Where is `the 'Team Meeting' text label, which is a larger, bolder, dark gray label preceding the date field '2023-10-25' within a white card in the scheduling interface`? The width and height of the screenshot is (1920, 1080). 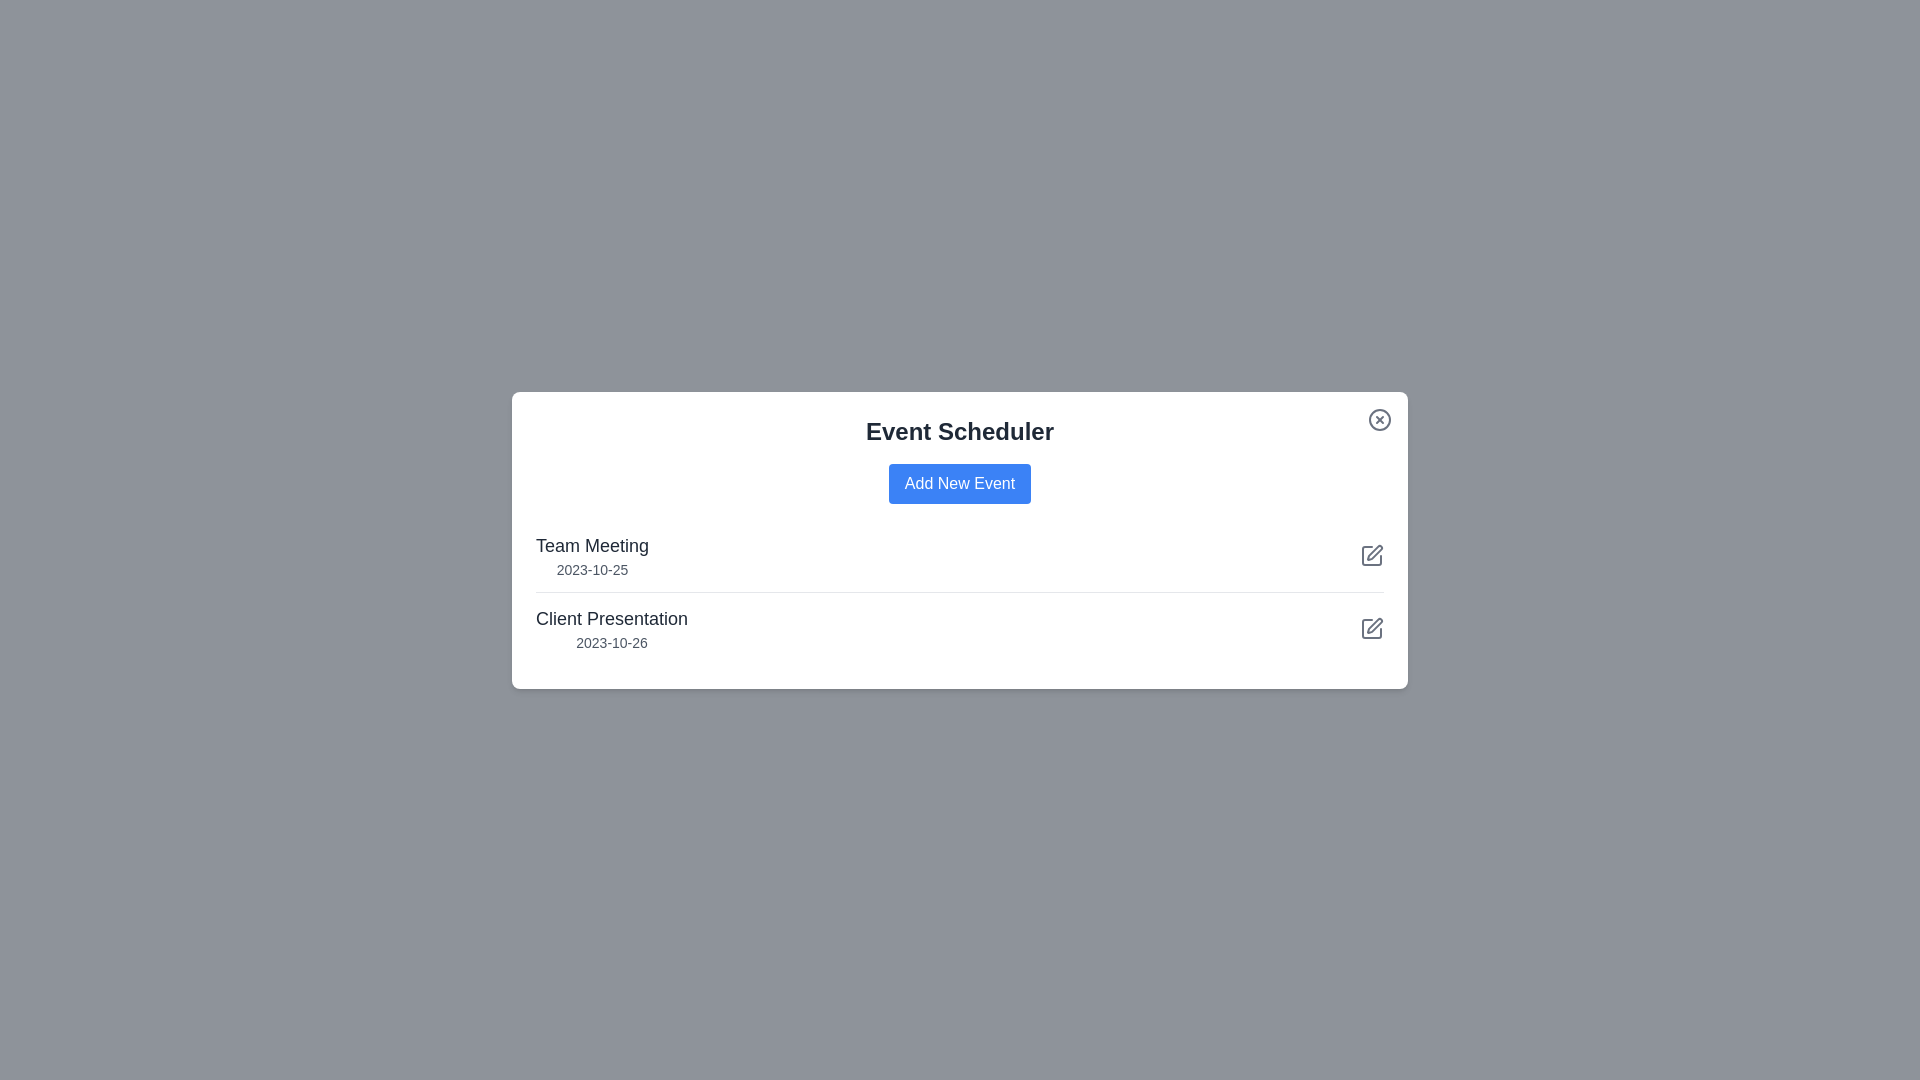
the 'Team Meeting' text label, which is a larger, bolder, dark gray label preceding the date field '2023-10-25' within a white card in the scheduling interface is located at coordinates (591, 545).